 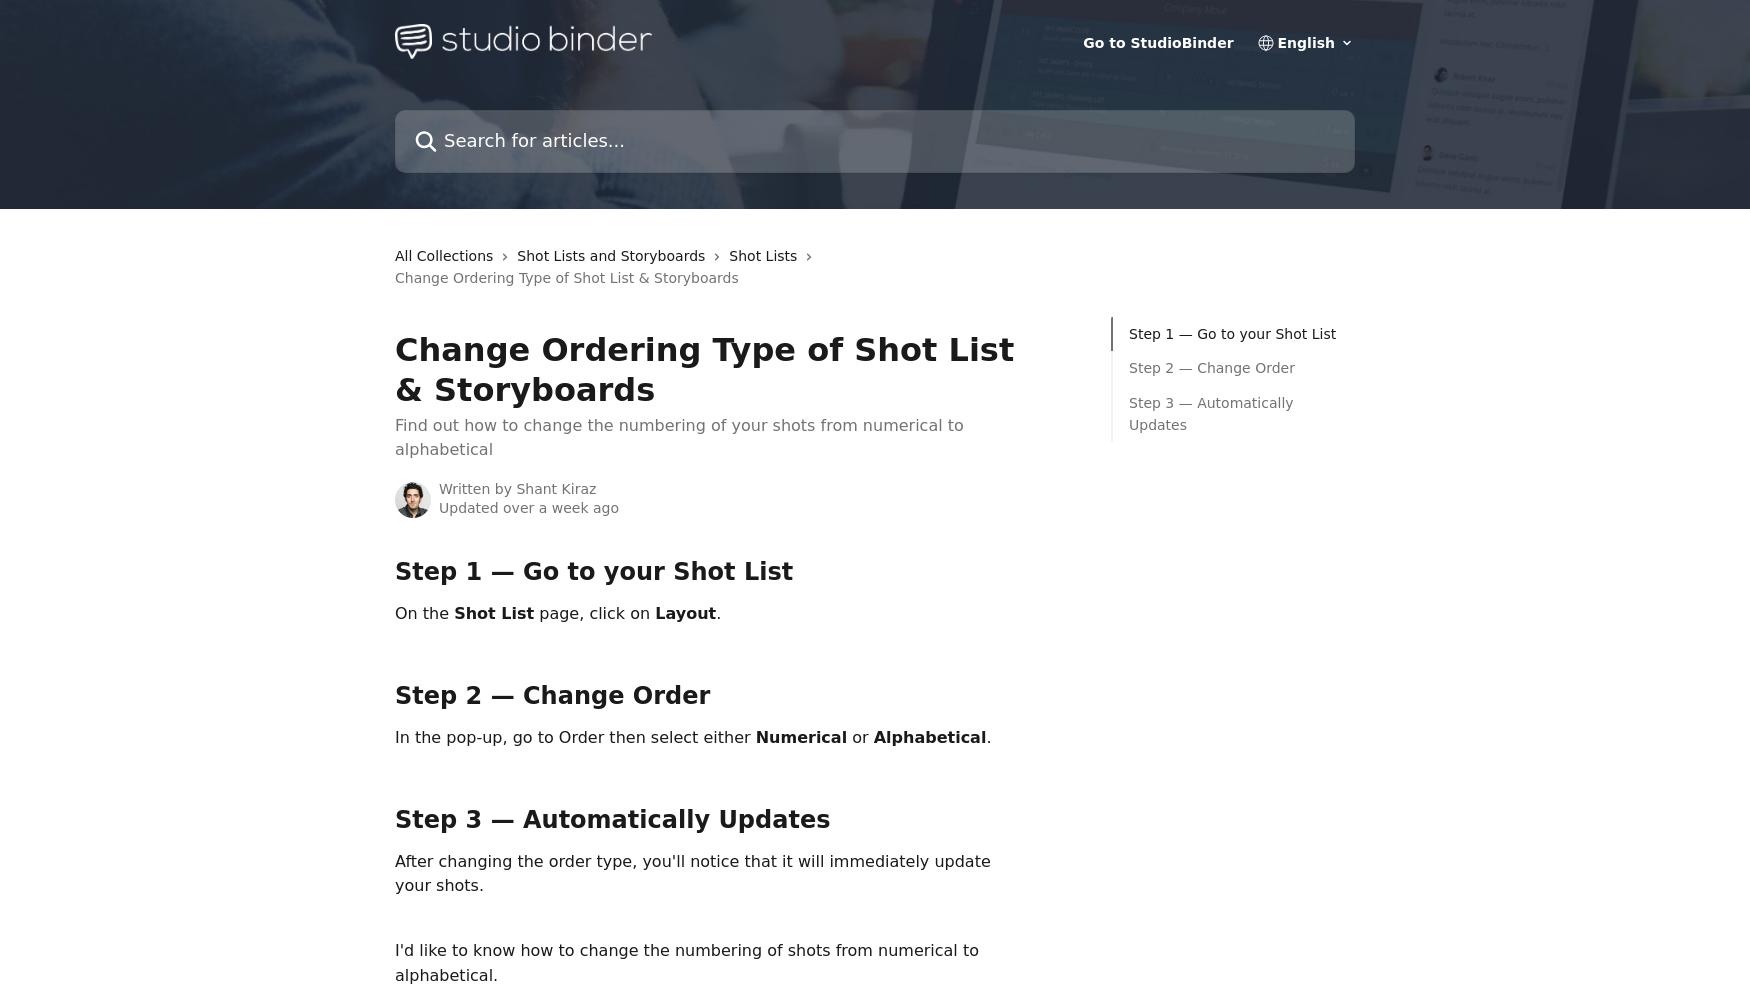 What do you see at coordinates (443, 255) in the screenshot?
I see `'All Collections'` at bounding box center [443, 255].